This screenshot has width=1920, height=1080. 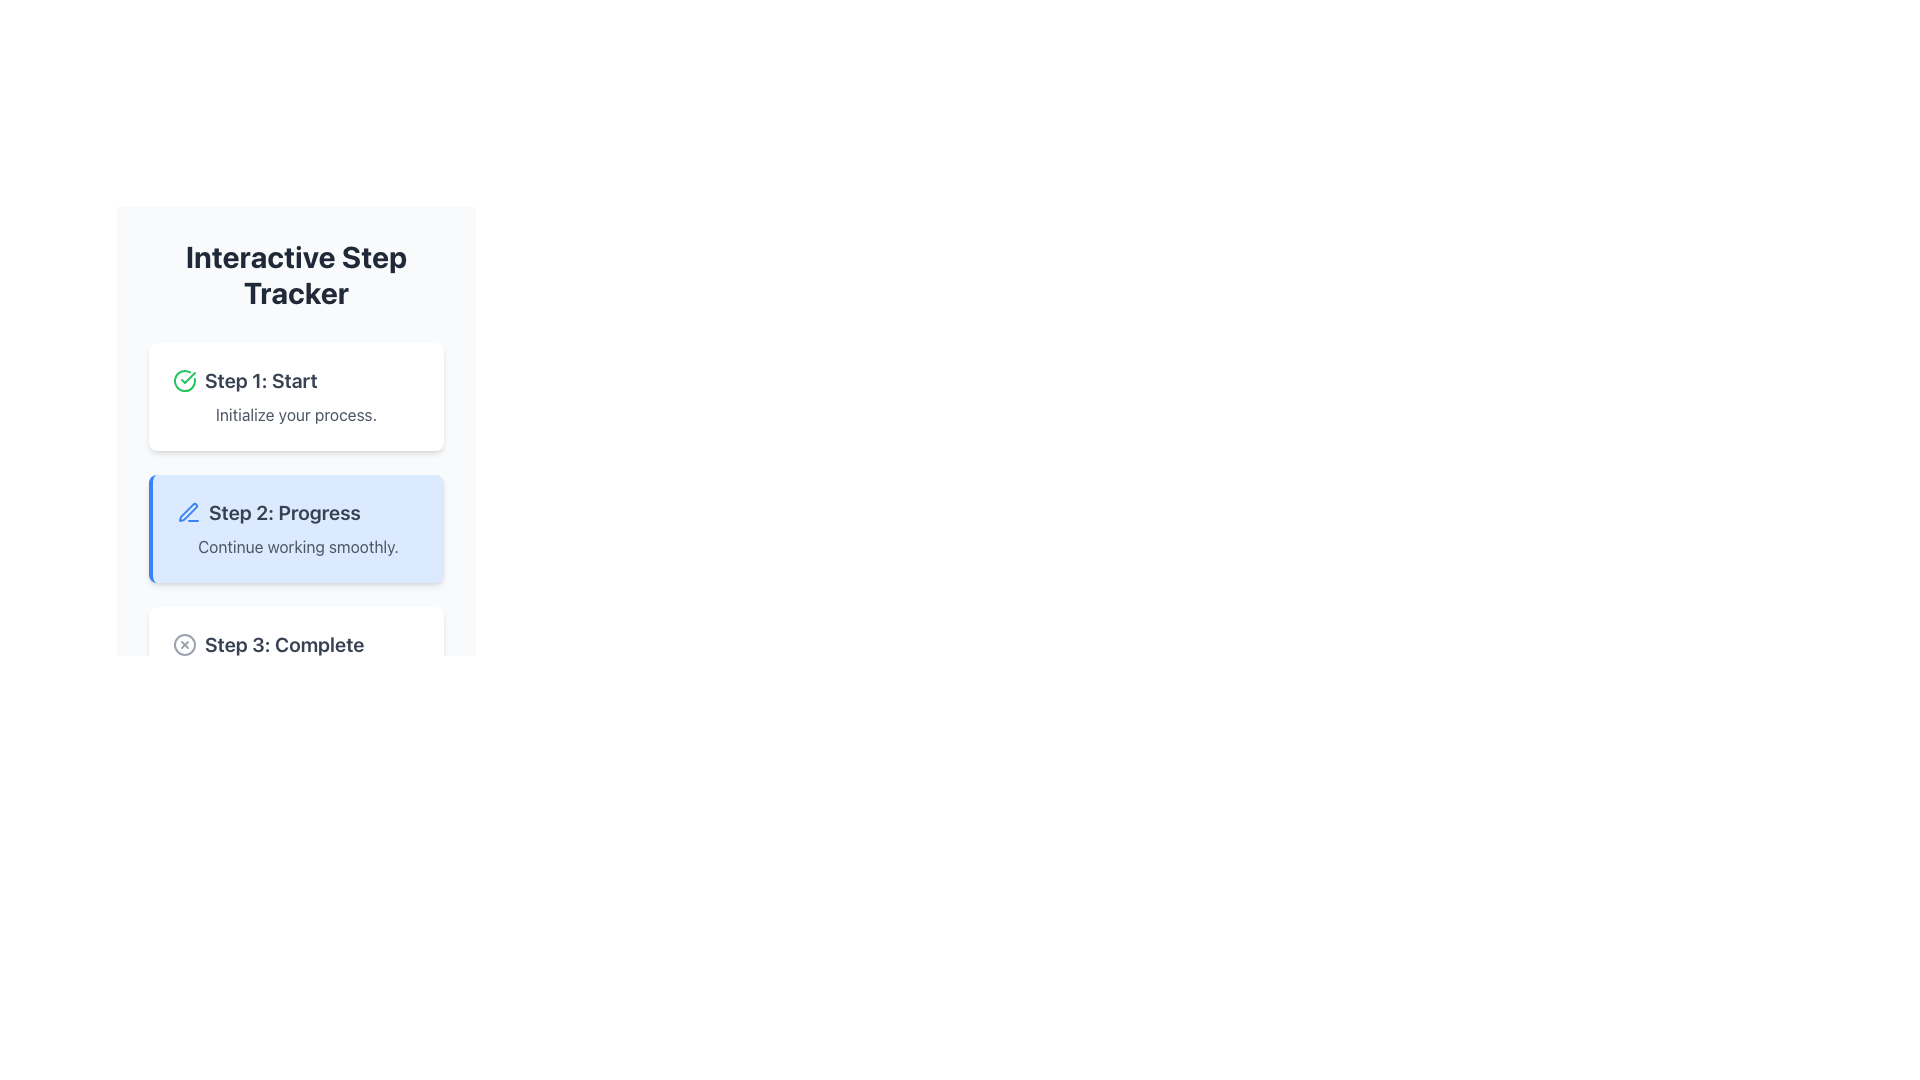 What do you see at coordinates (185, 644) in the screenshot?
I see `the error or incomplete status icon located to the left of the text 'Step 3: Complete' in the vertical step tracker interface` at bounding box center [185, 644].